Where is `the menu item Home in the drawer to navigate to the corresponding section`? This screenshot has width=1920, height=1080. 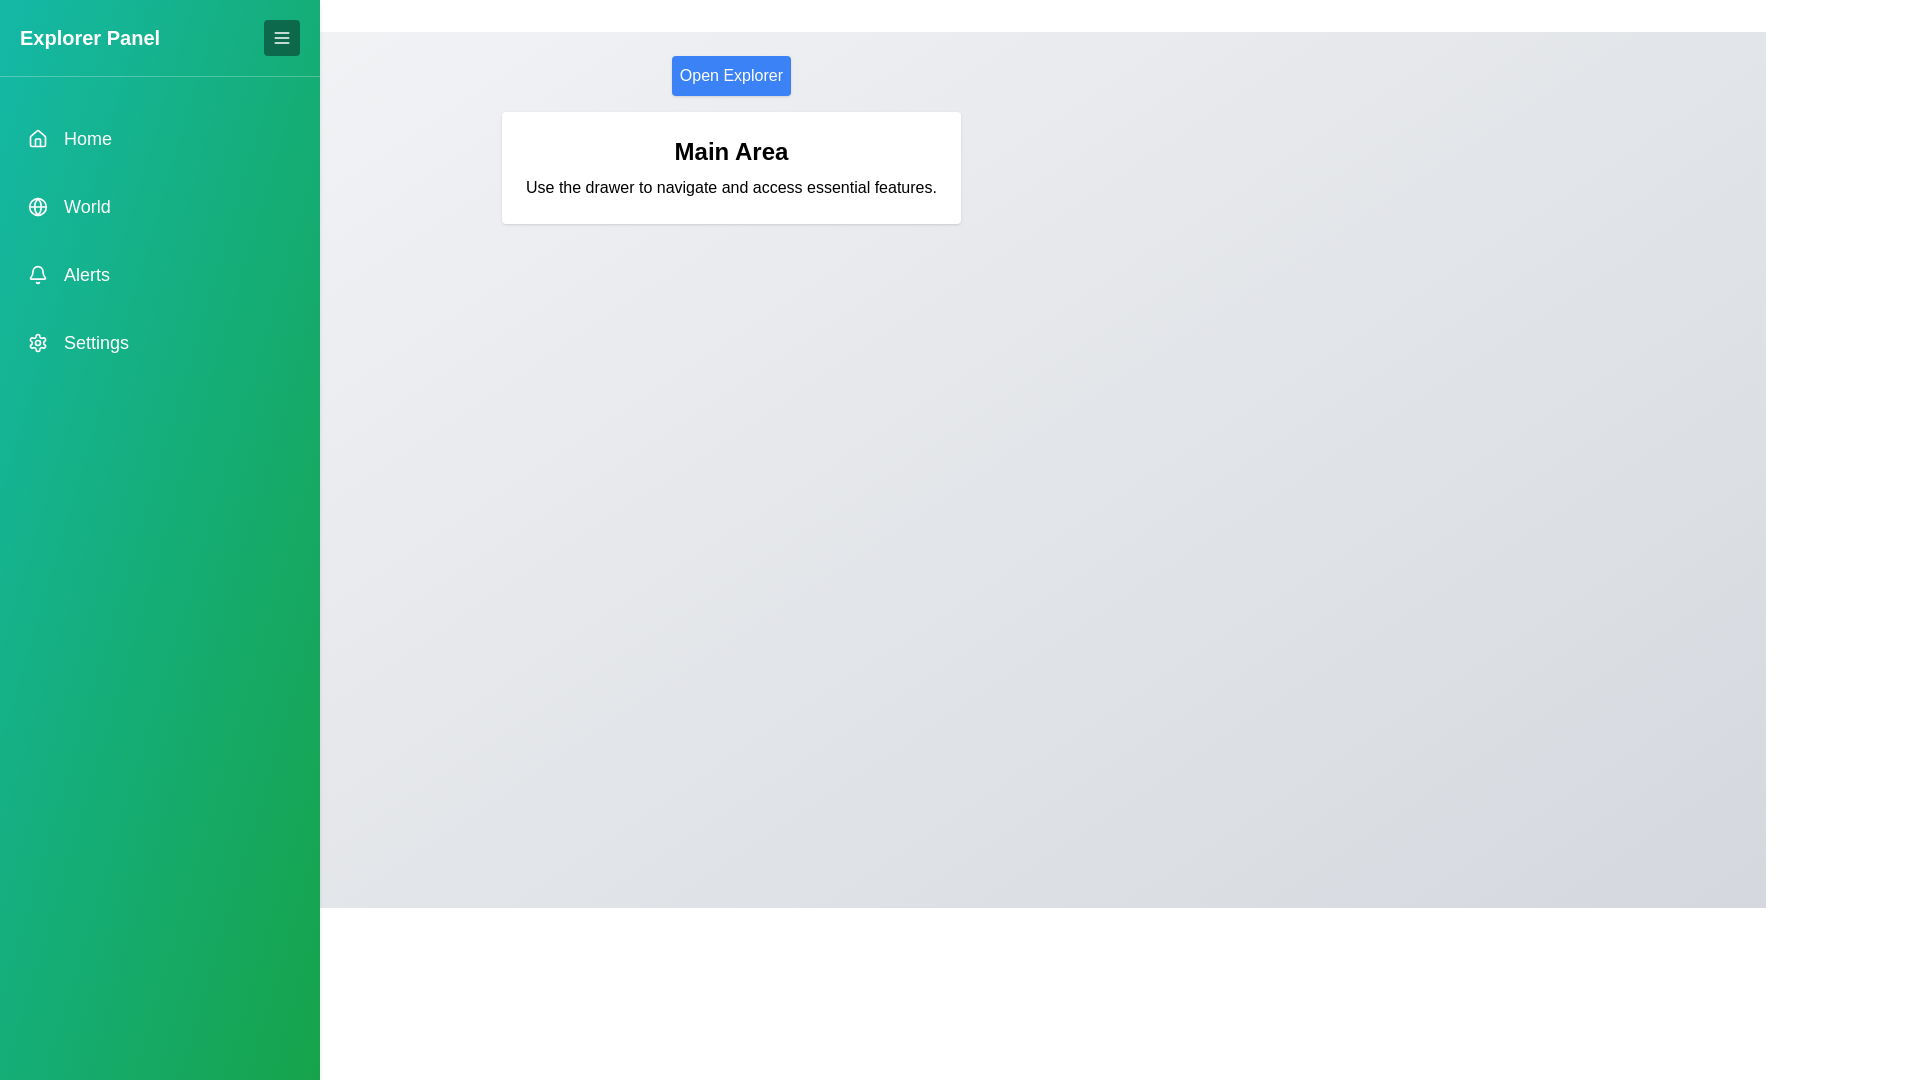
the menu item Home in the drawer to navigate to the corresponding section is located at coordinates (158, 137).